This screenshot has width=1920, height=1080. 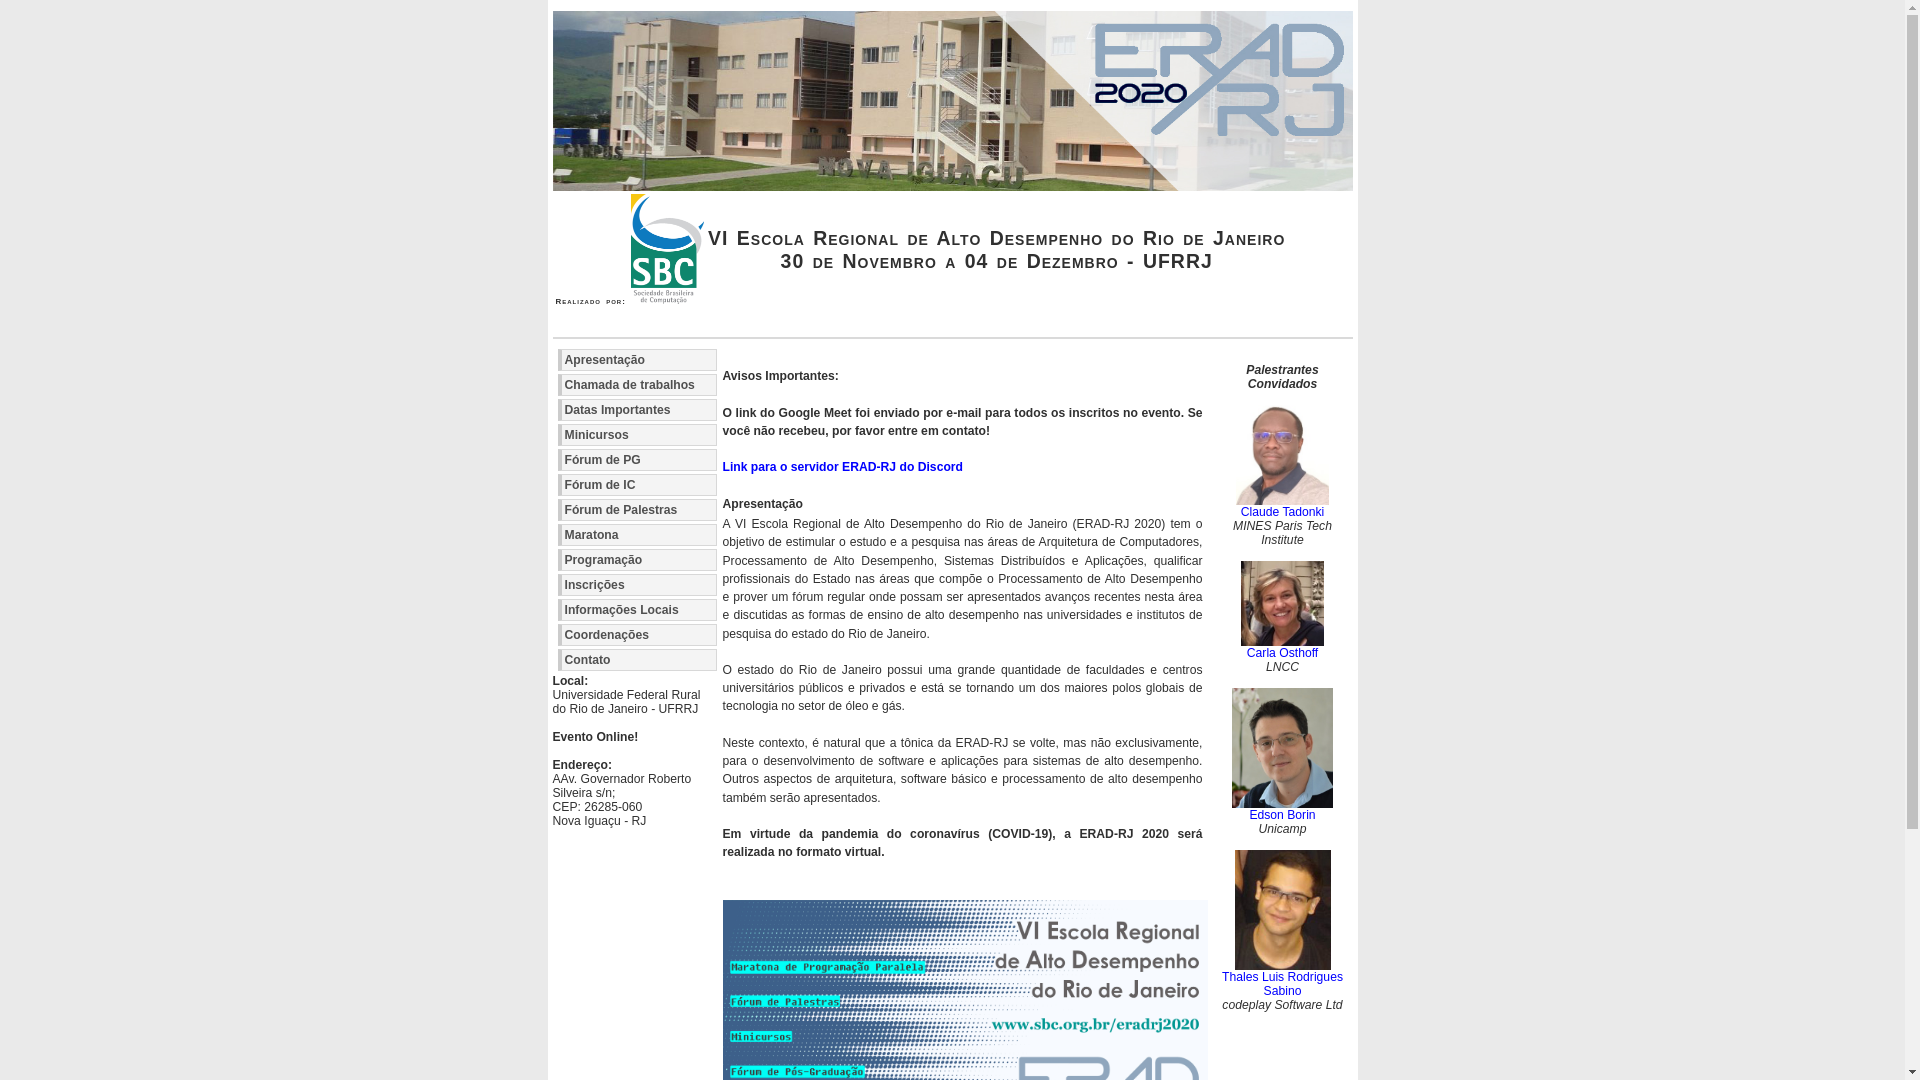 I want to click on 'Chamada de trabalhos', so click(x=636, y=385).